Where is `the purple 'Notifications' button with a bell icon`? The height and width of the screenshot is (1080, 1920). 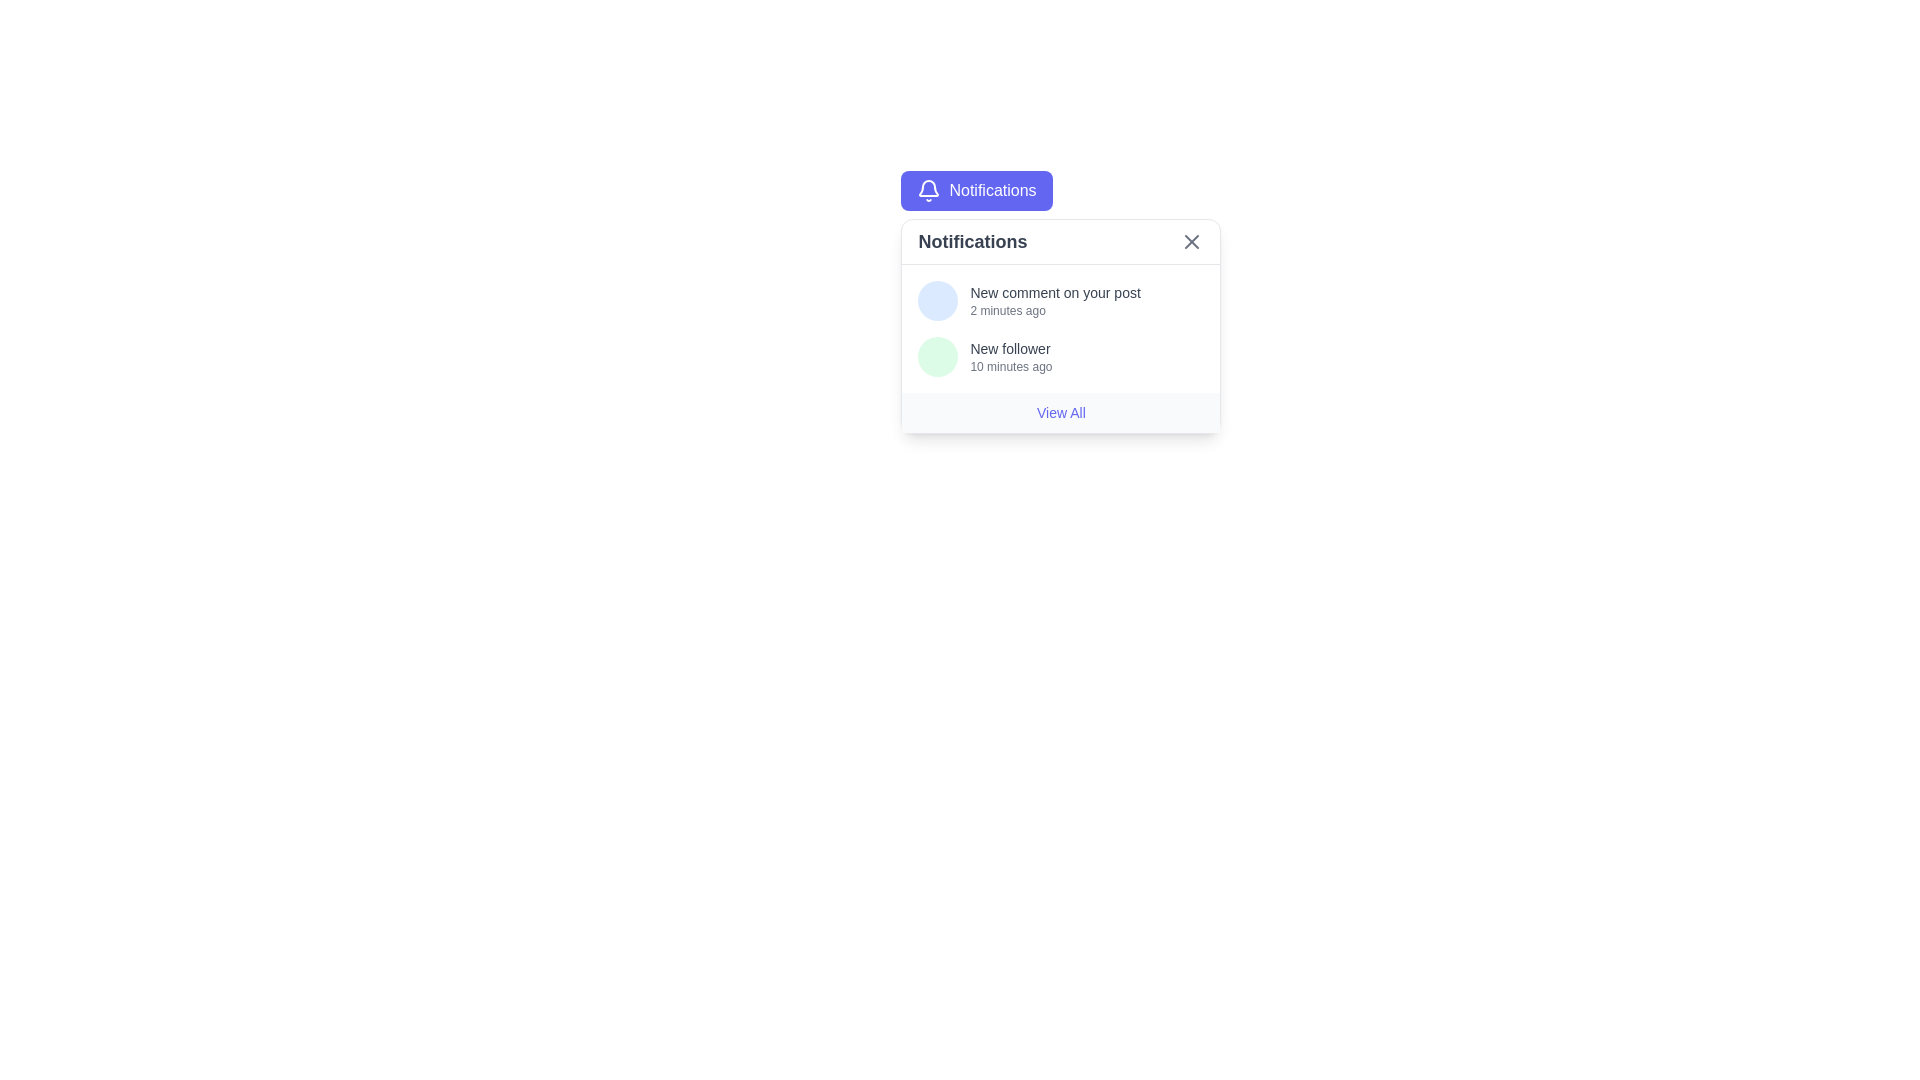
the purple 'Notifications' button with a bell icon is located at coordinates (977, 191).